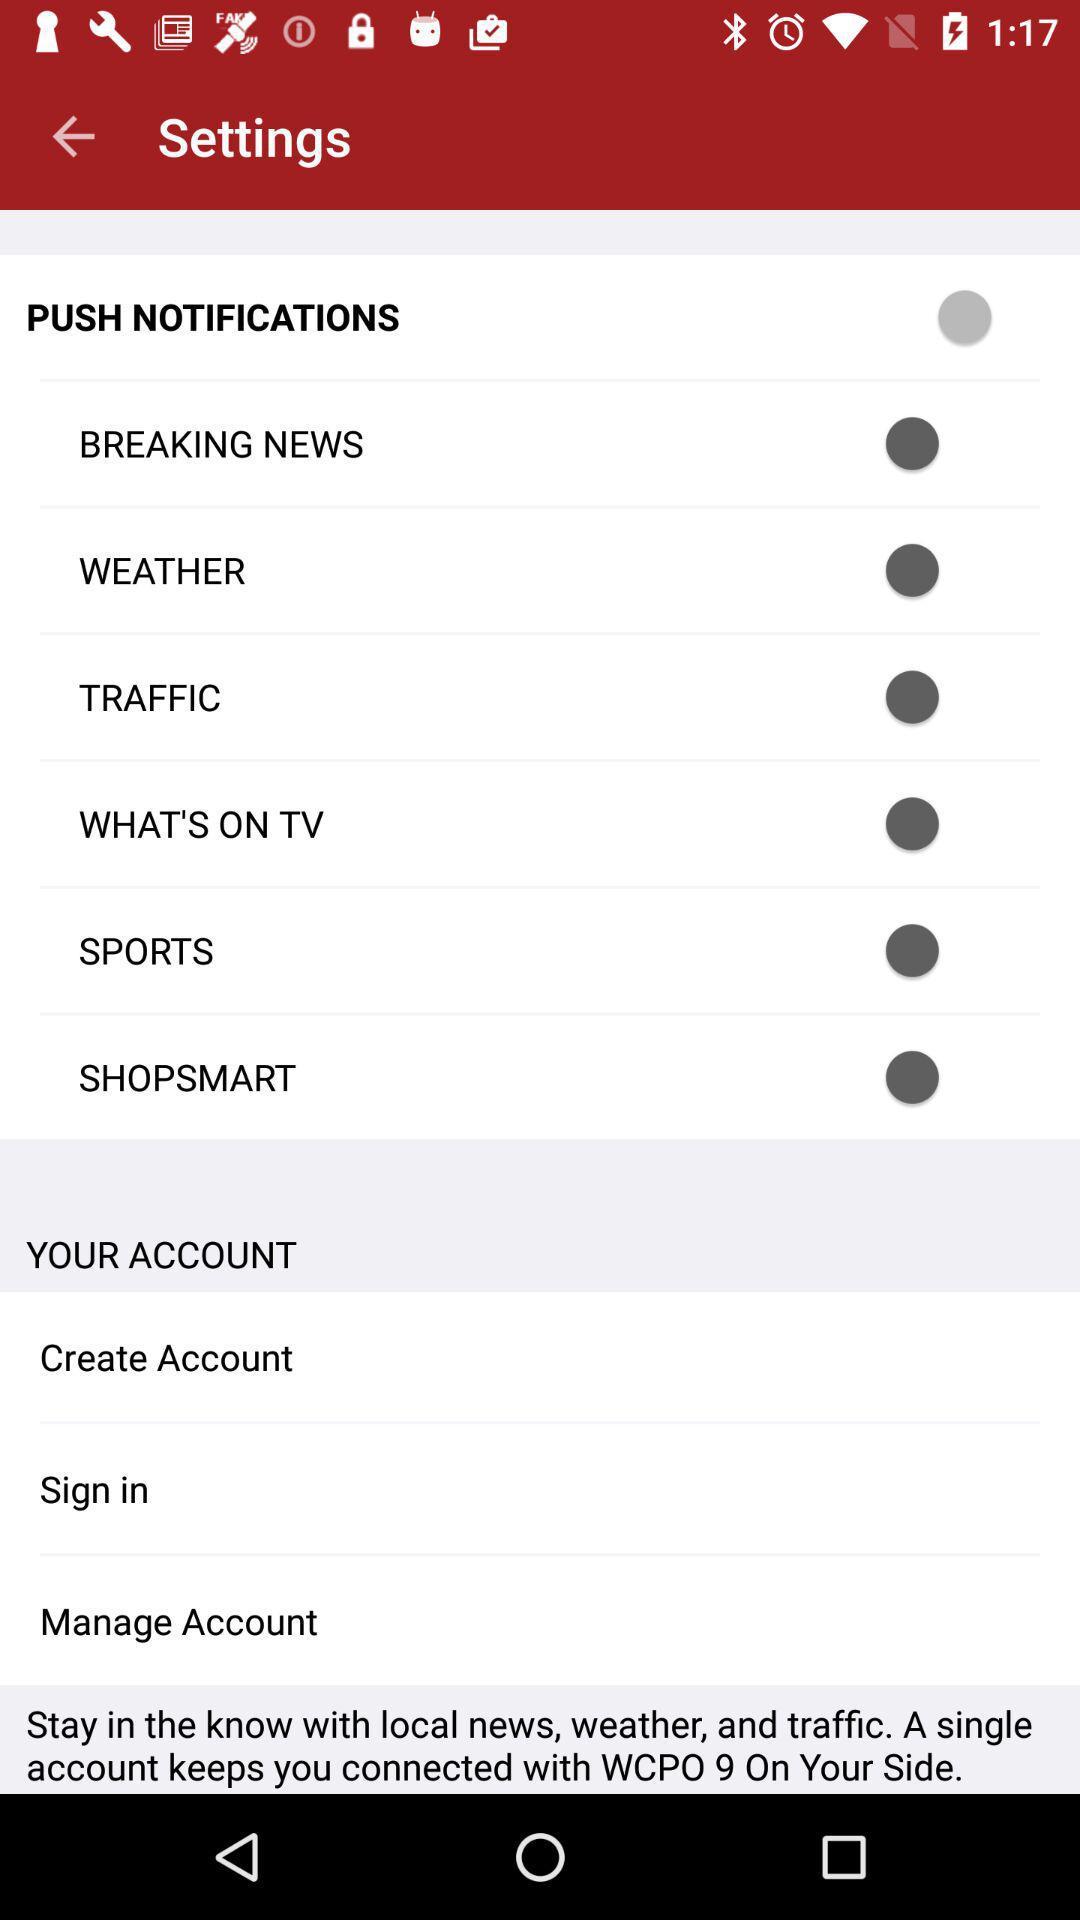 The image size is (1080, 1920). What do you see at coordinates (938, 823) in the screenshot?
I see `turn on button` at bounding box center [938, 823].